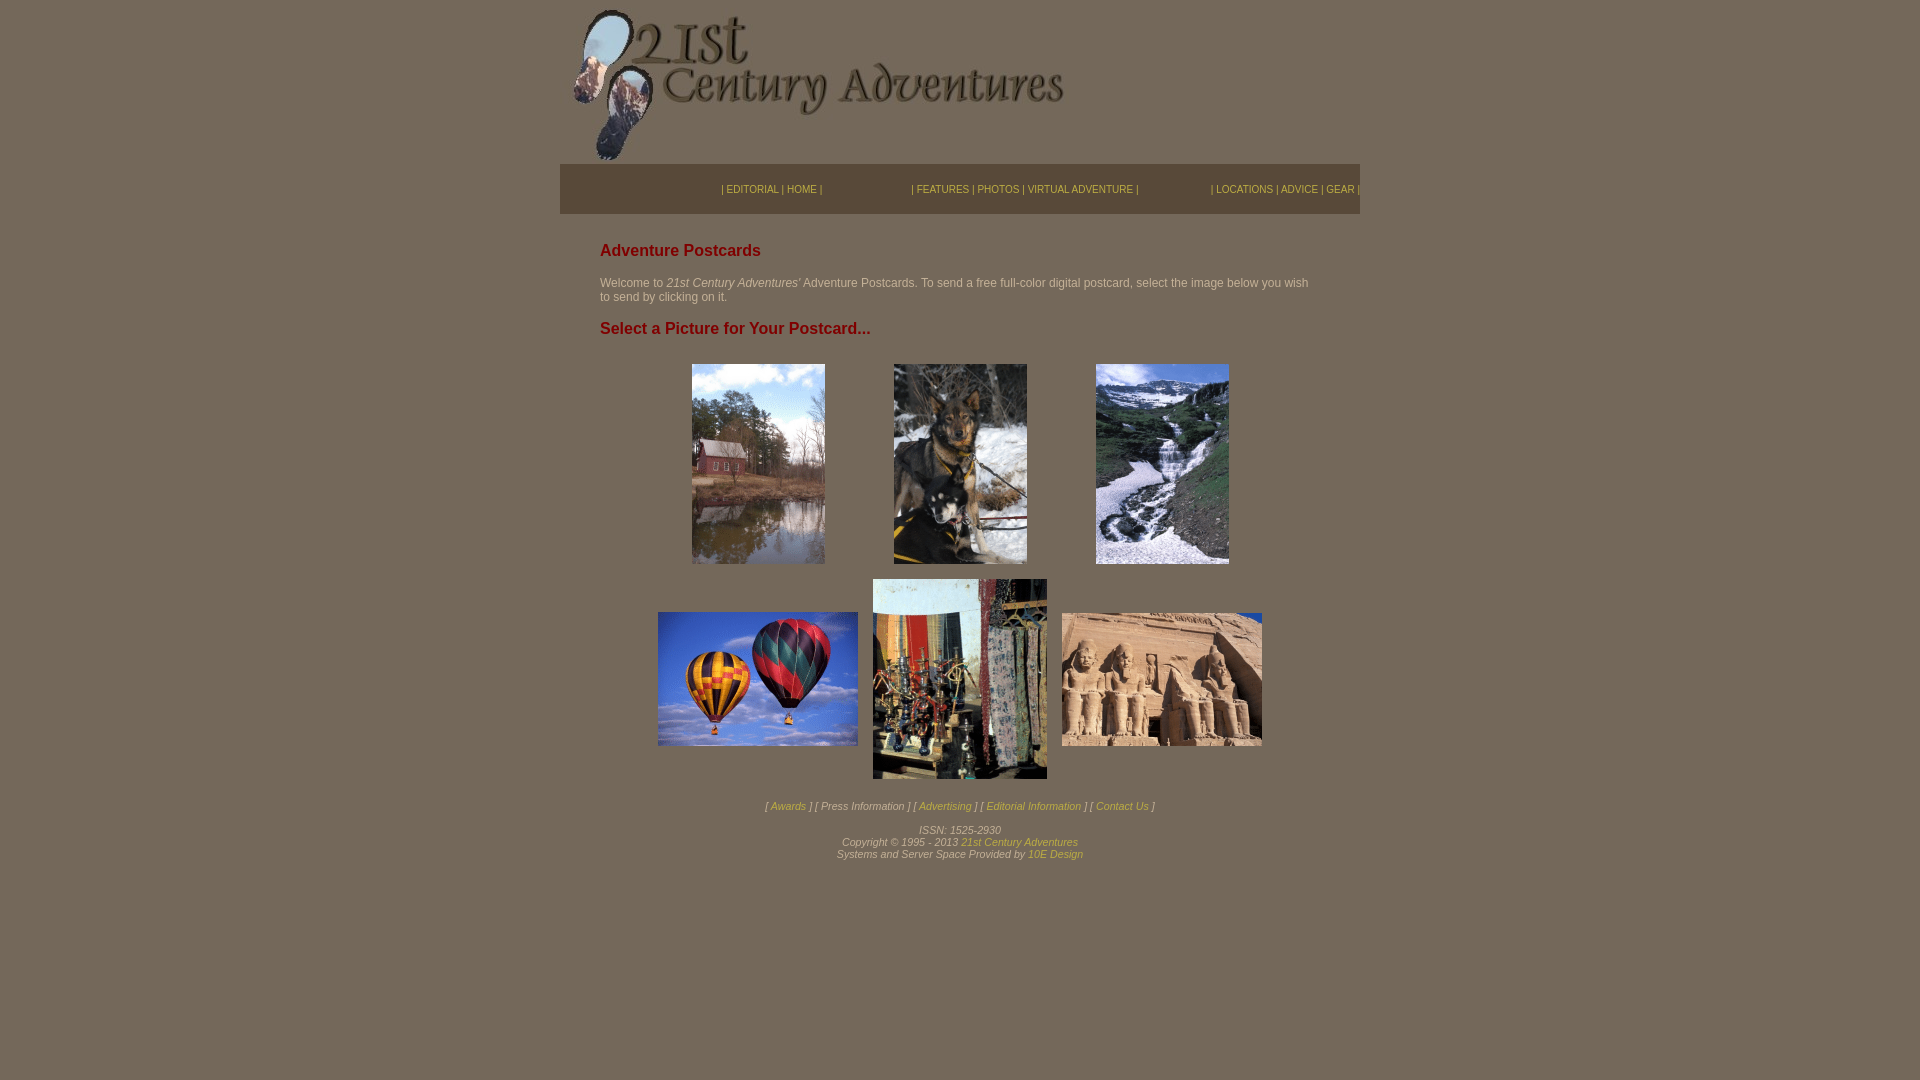 The width and height of the screenshot is (1920, 1080). I want to click on 'Editorial Information', so click(985, 805).